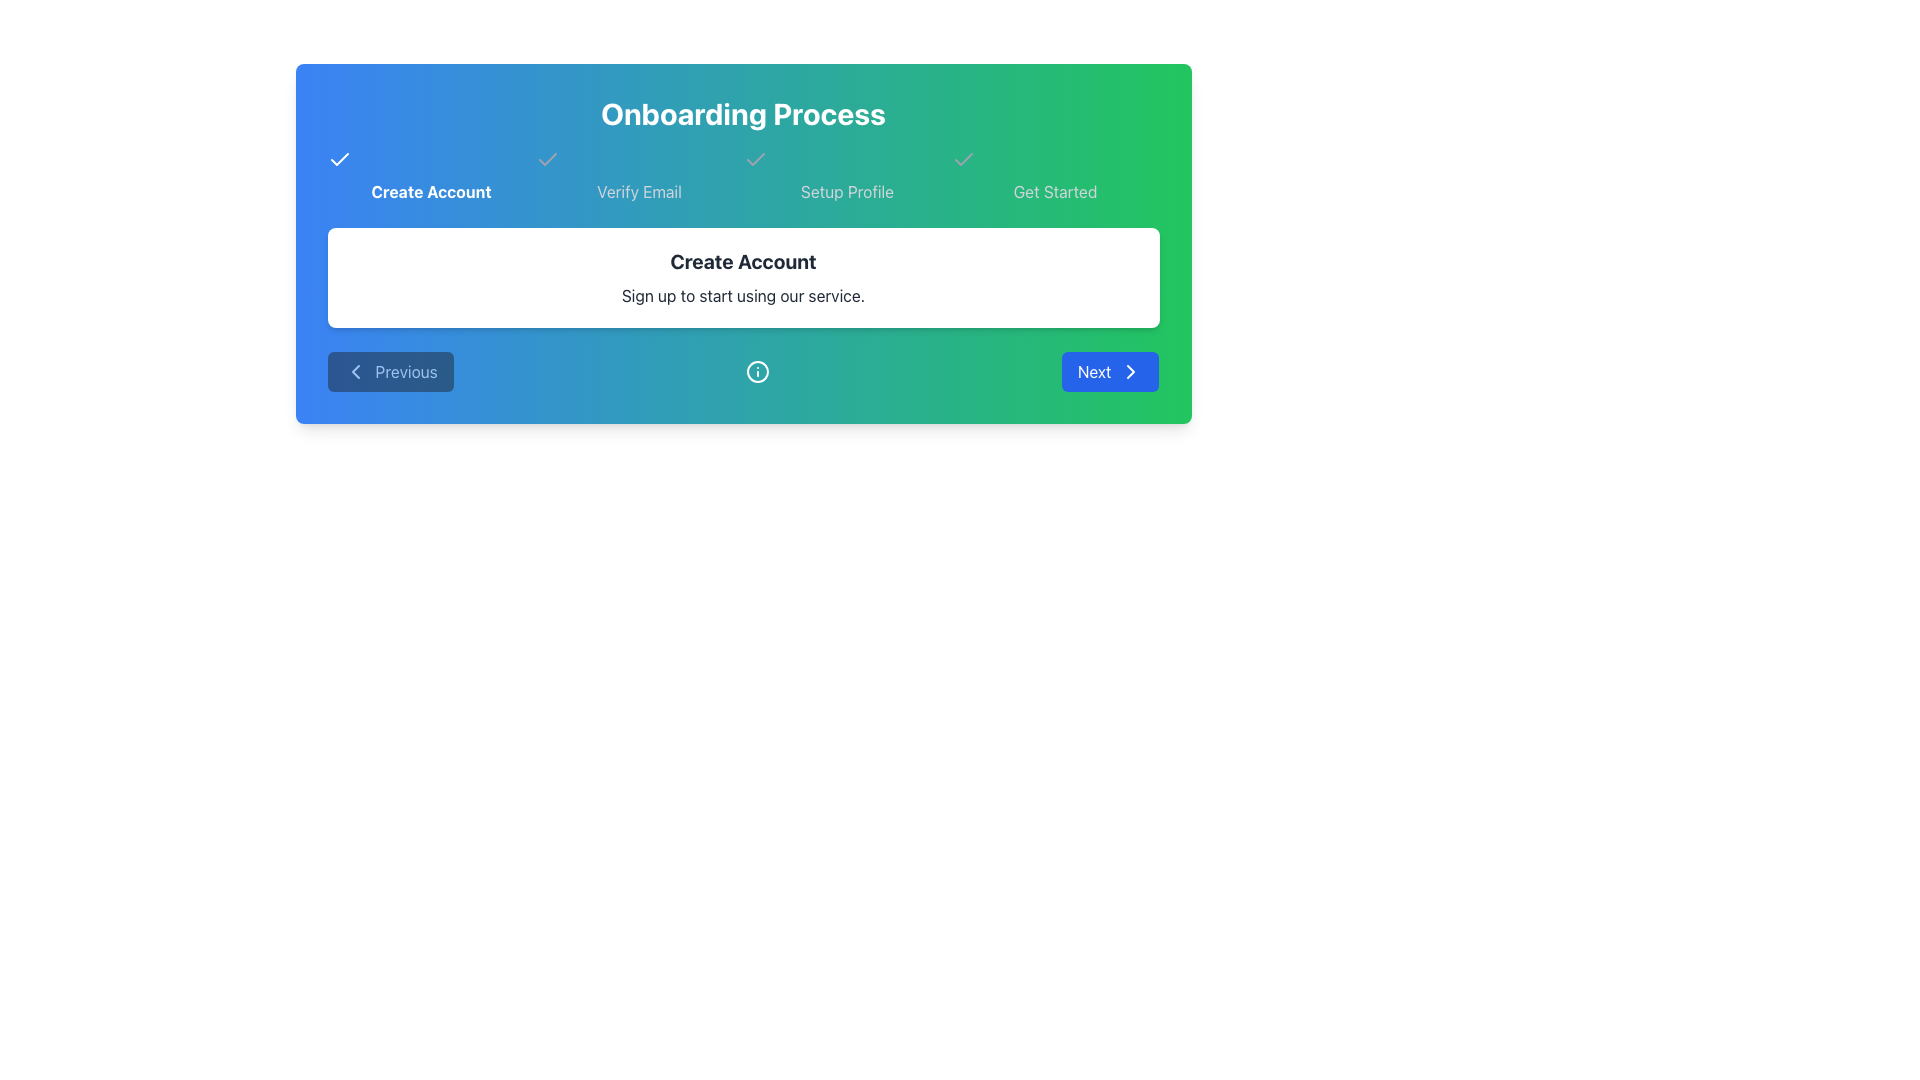 The height and width of the screenshot is (1080, 1920). What do you see at coordinates (1109, 371) in the screenshot?
I see `the blue rectangular button labeled 'Next' located at the bottom-right of the interface` at bounding box center [1109, 371].